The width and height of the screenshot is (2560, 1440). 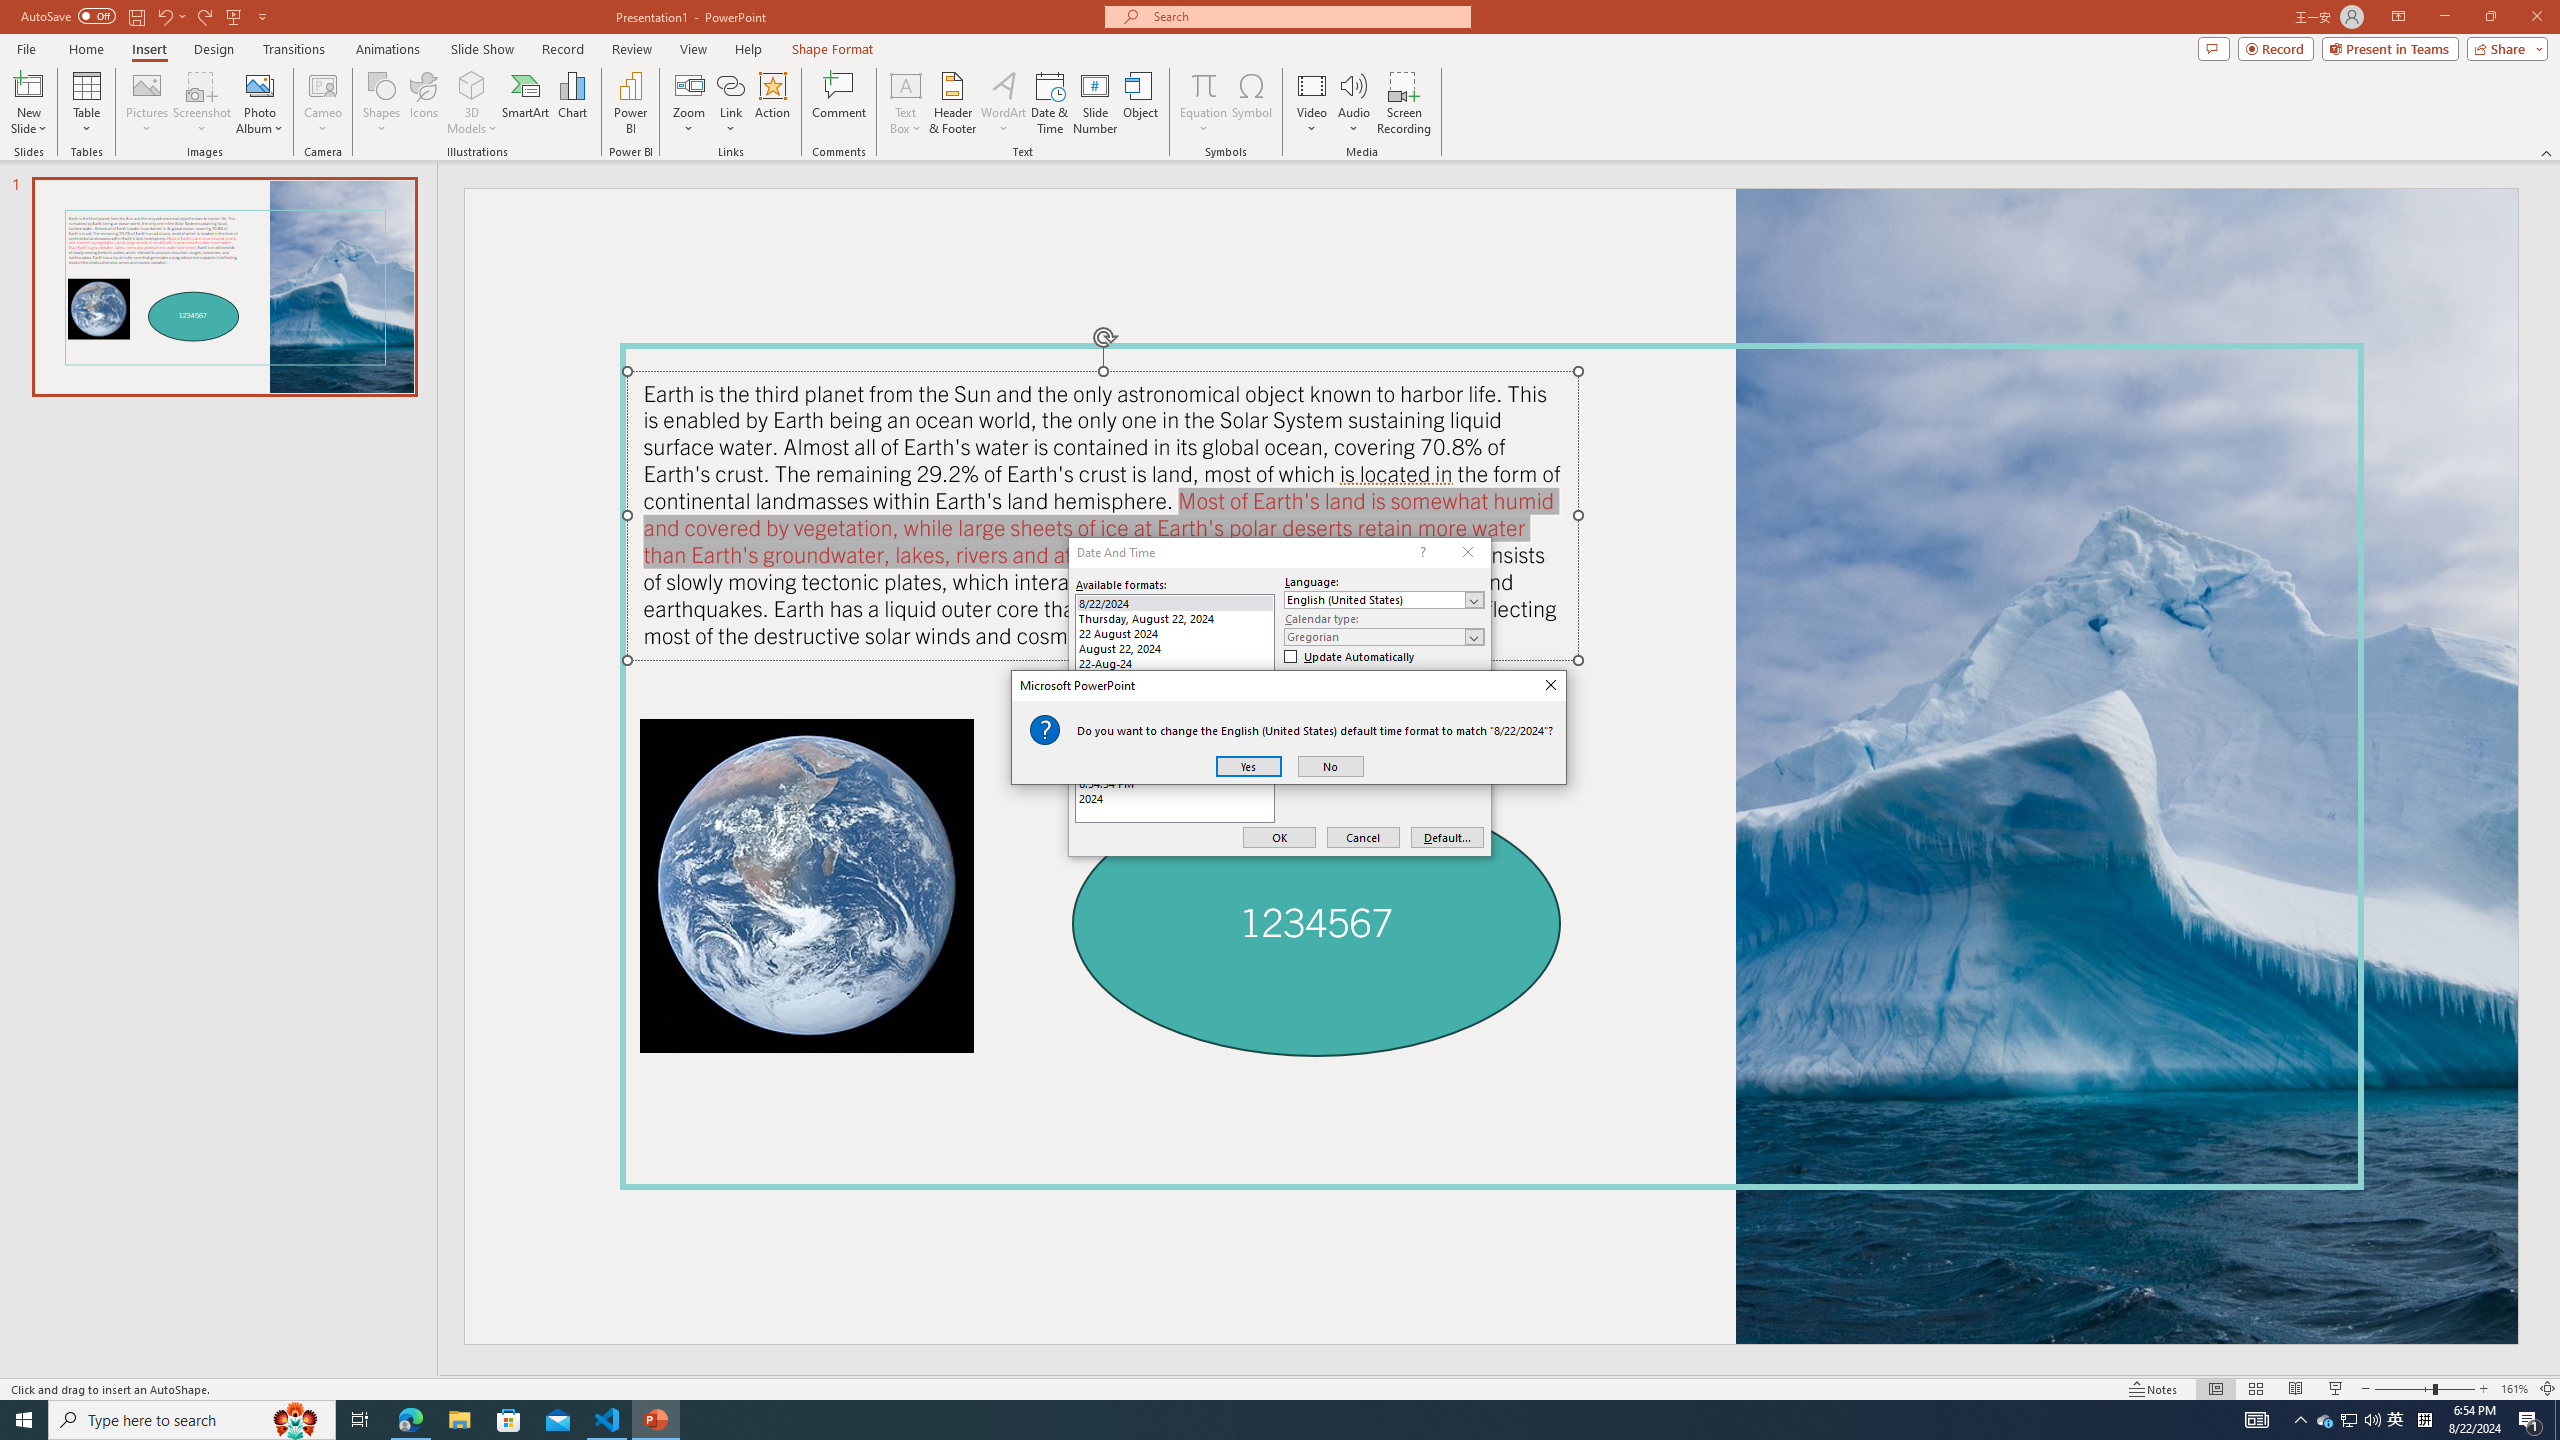 What do you see at coordinates (747, 49) in the screenshot?
I see `'Help'` at bounding box center [747, 49].